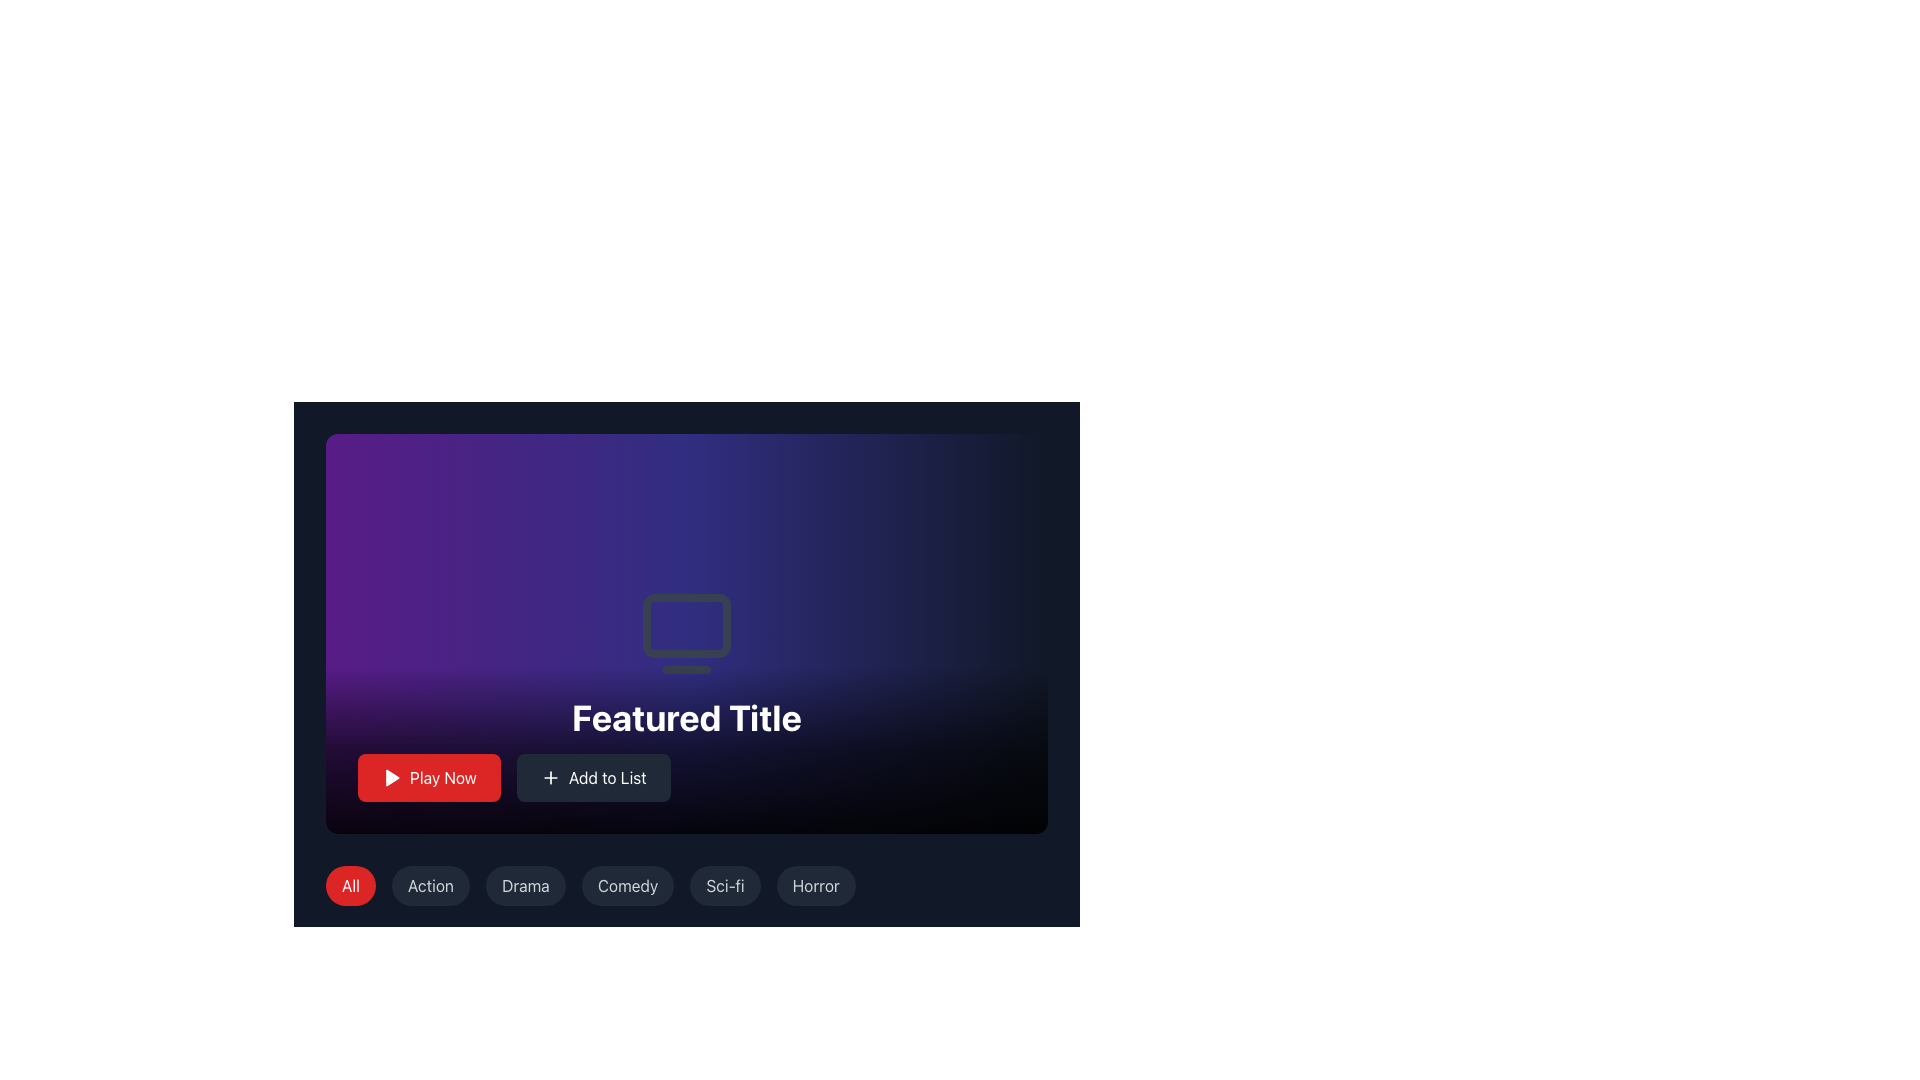 The height and width of the screenshot is (1080, 1920). Describe the element at coordinates (724, 885) in the screenshot. I see `the rounded rectangular button labeled 'Sci-fi'` at that location.